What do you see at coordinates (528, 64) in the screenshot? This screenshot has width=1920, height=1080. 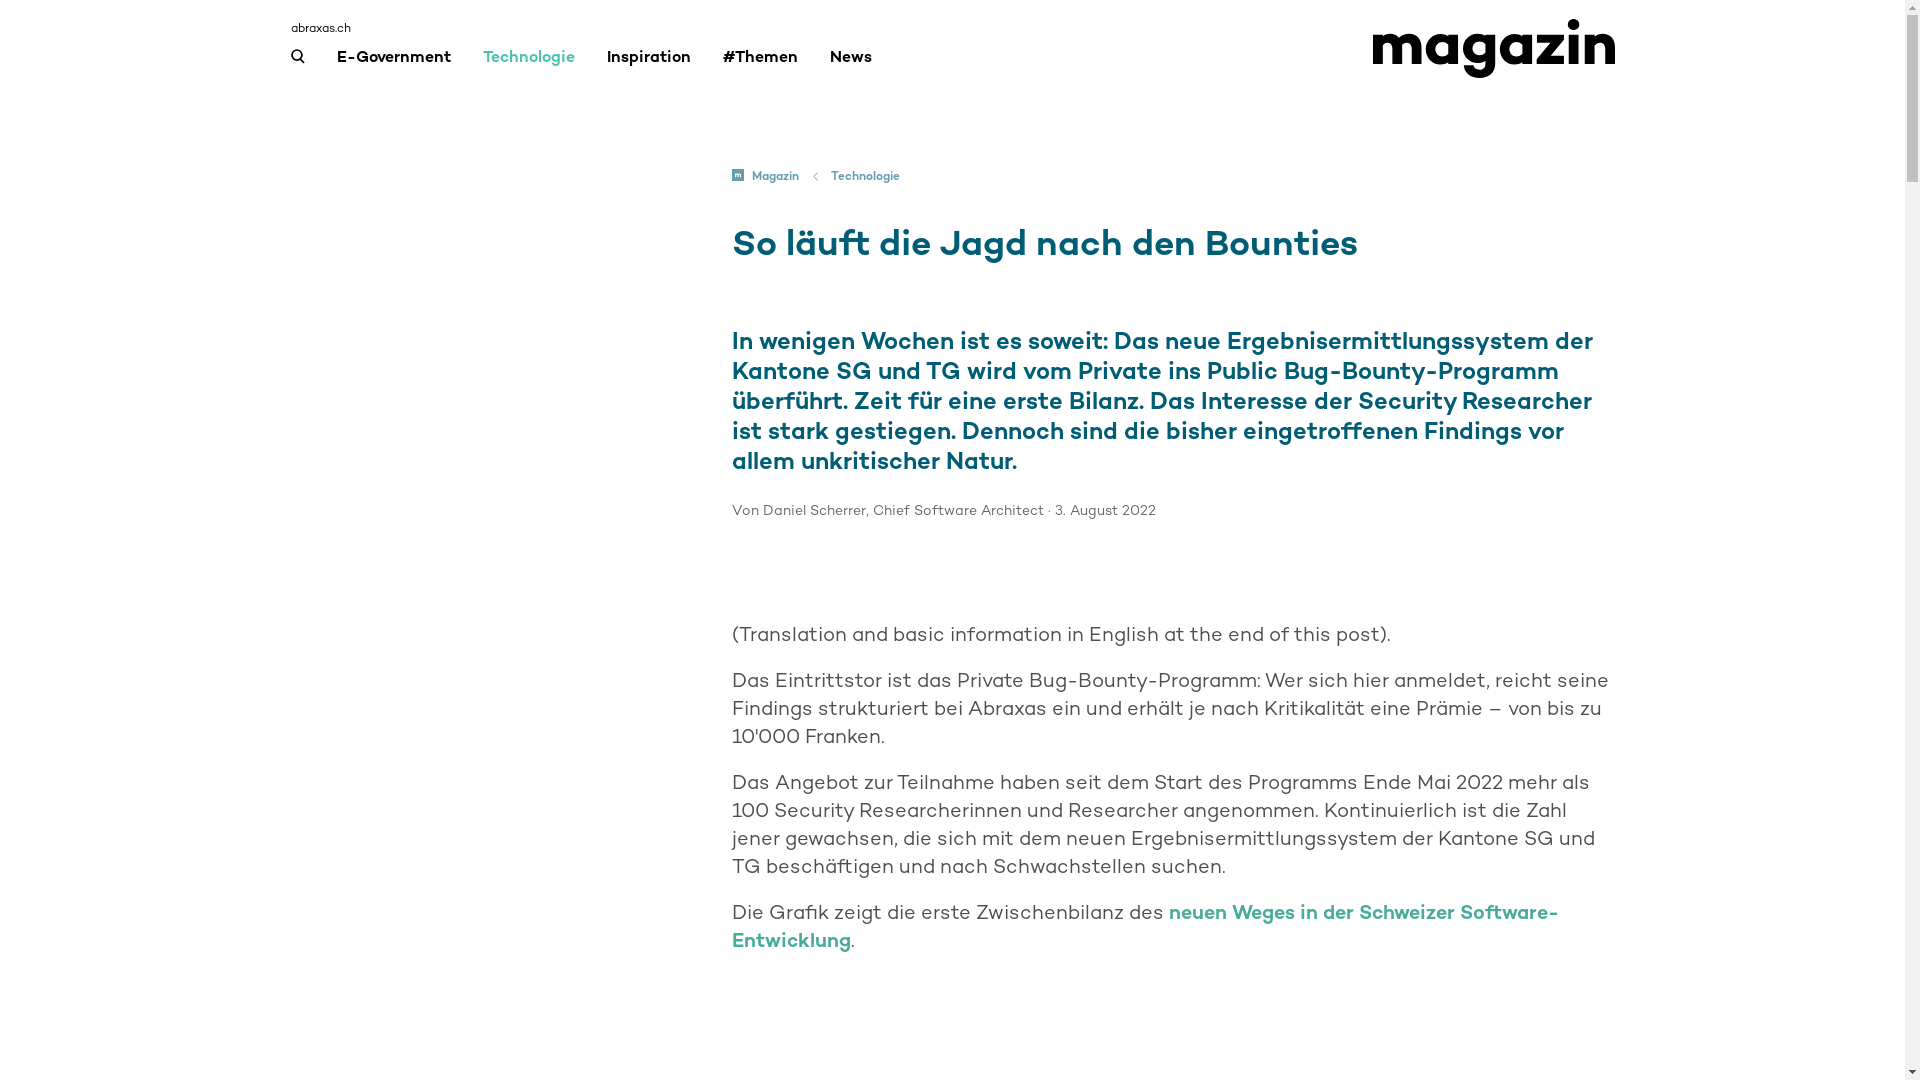 I see `'Technologie'` at bounding box center [528, 64].